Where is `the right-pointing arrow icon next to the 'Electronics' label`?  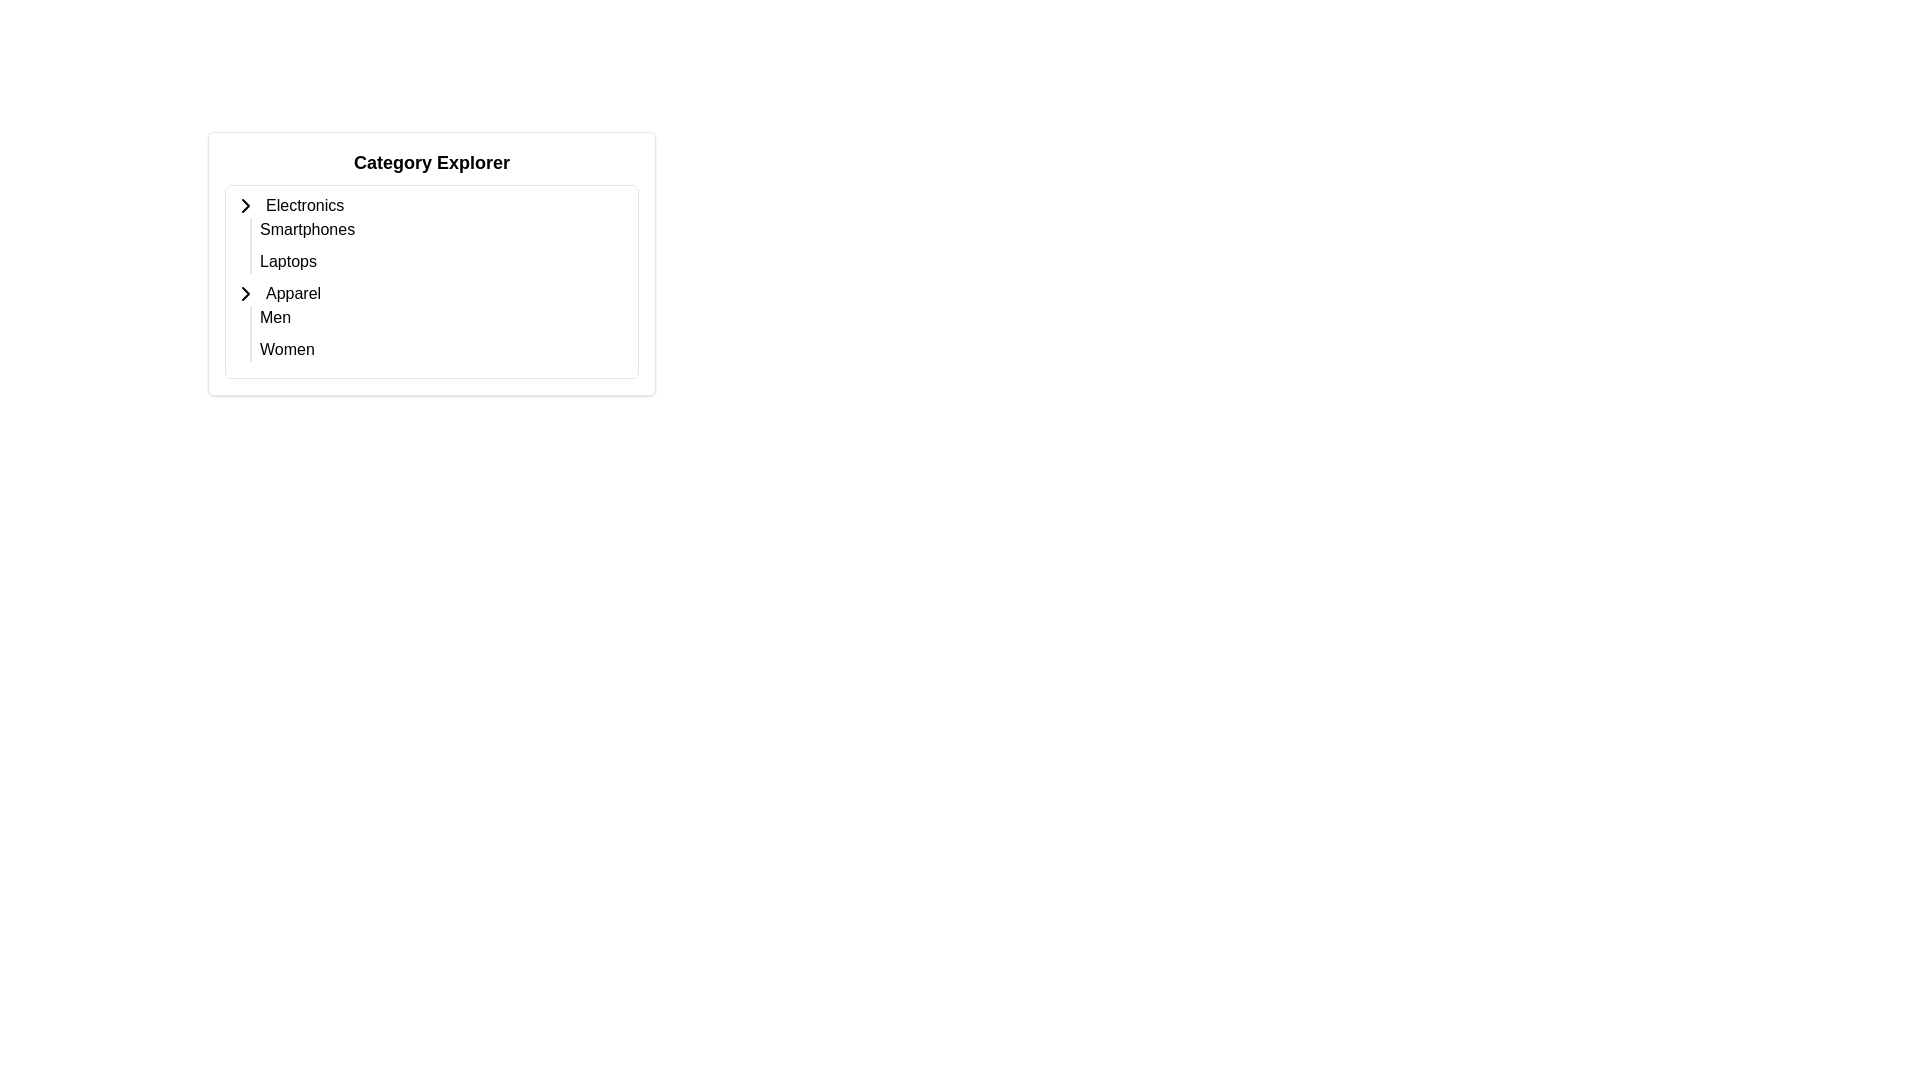
the right-pointing arrow icon next to the 'Electronics' label is located at coordinates (244, 205).